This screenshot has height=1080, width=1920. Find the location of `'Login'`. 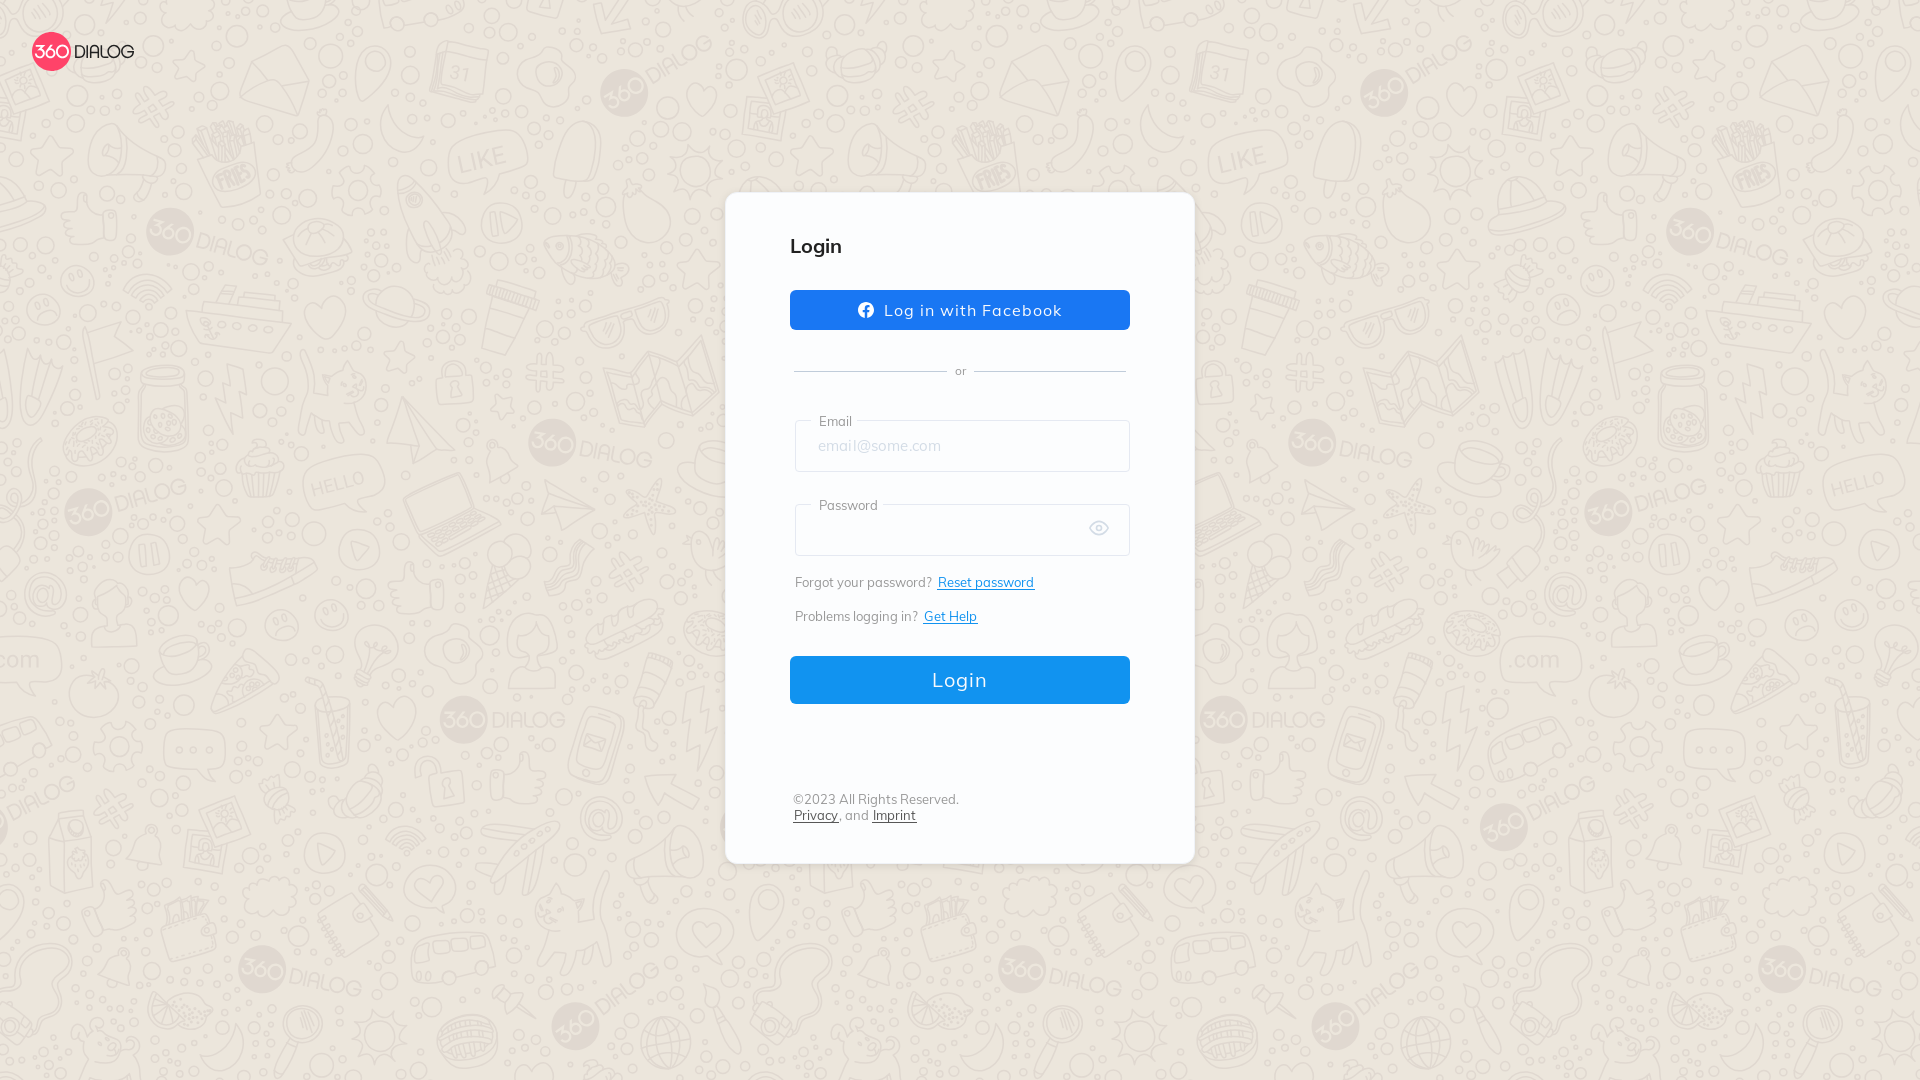

'Login' is located at coordinates (960, 678).